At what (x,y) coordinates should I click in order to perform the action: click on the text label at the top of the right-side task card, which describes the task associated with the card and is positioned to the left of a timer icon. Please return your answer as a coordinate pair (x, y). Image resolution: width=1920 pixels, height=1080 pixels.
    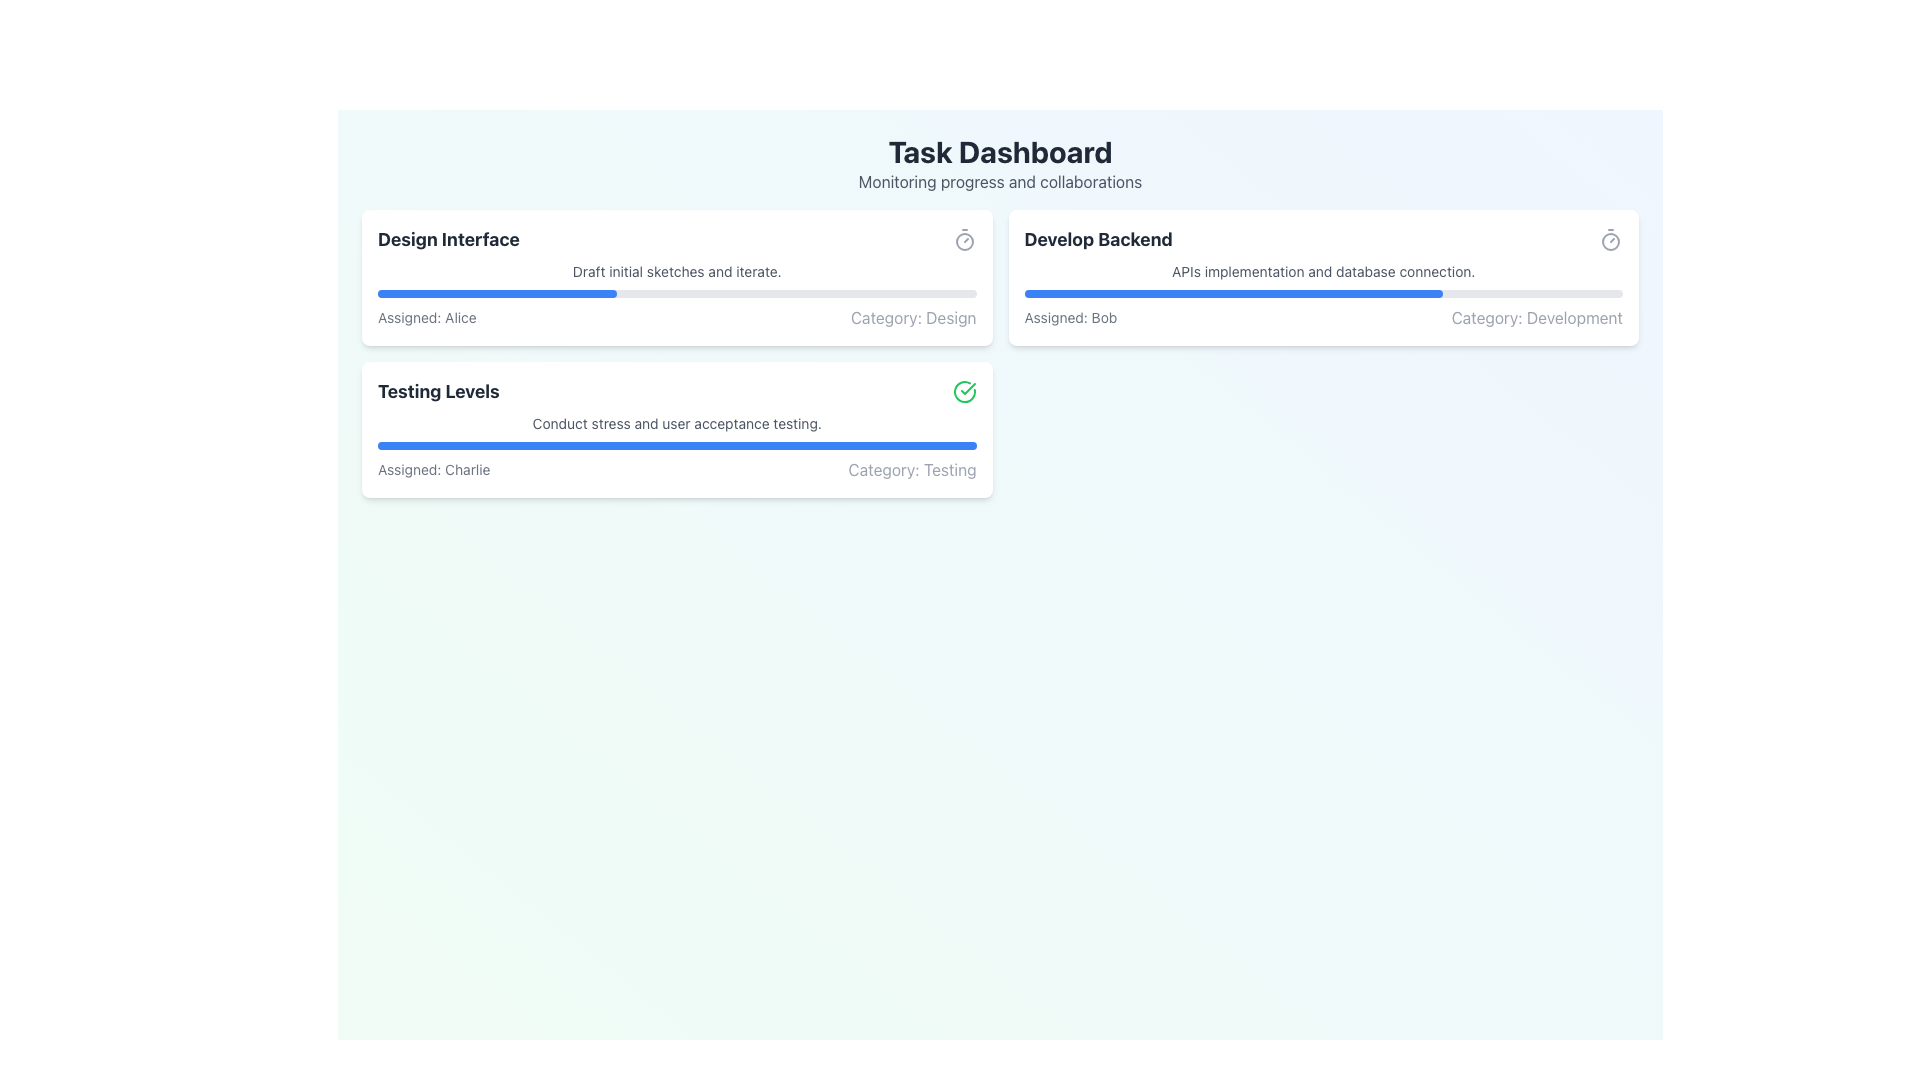
    Looking at the image, I should click on (1097, 238).